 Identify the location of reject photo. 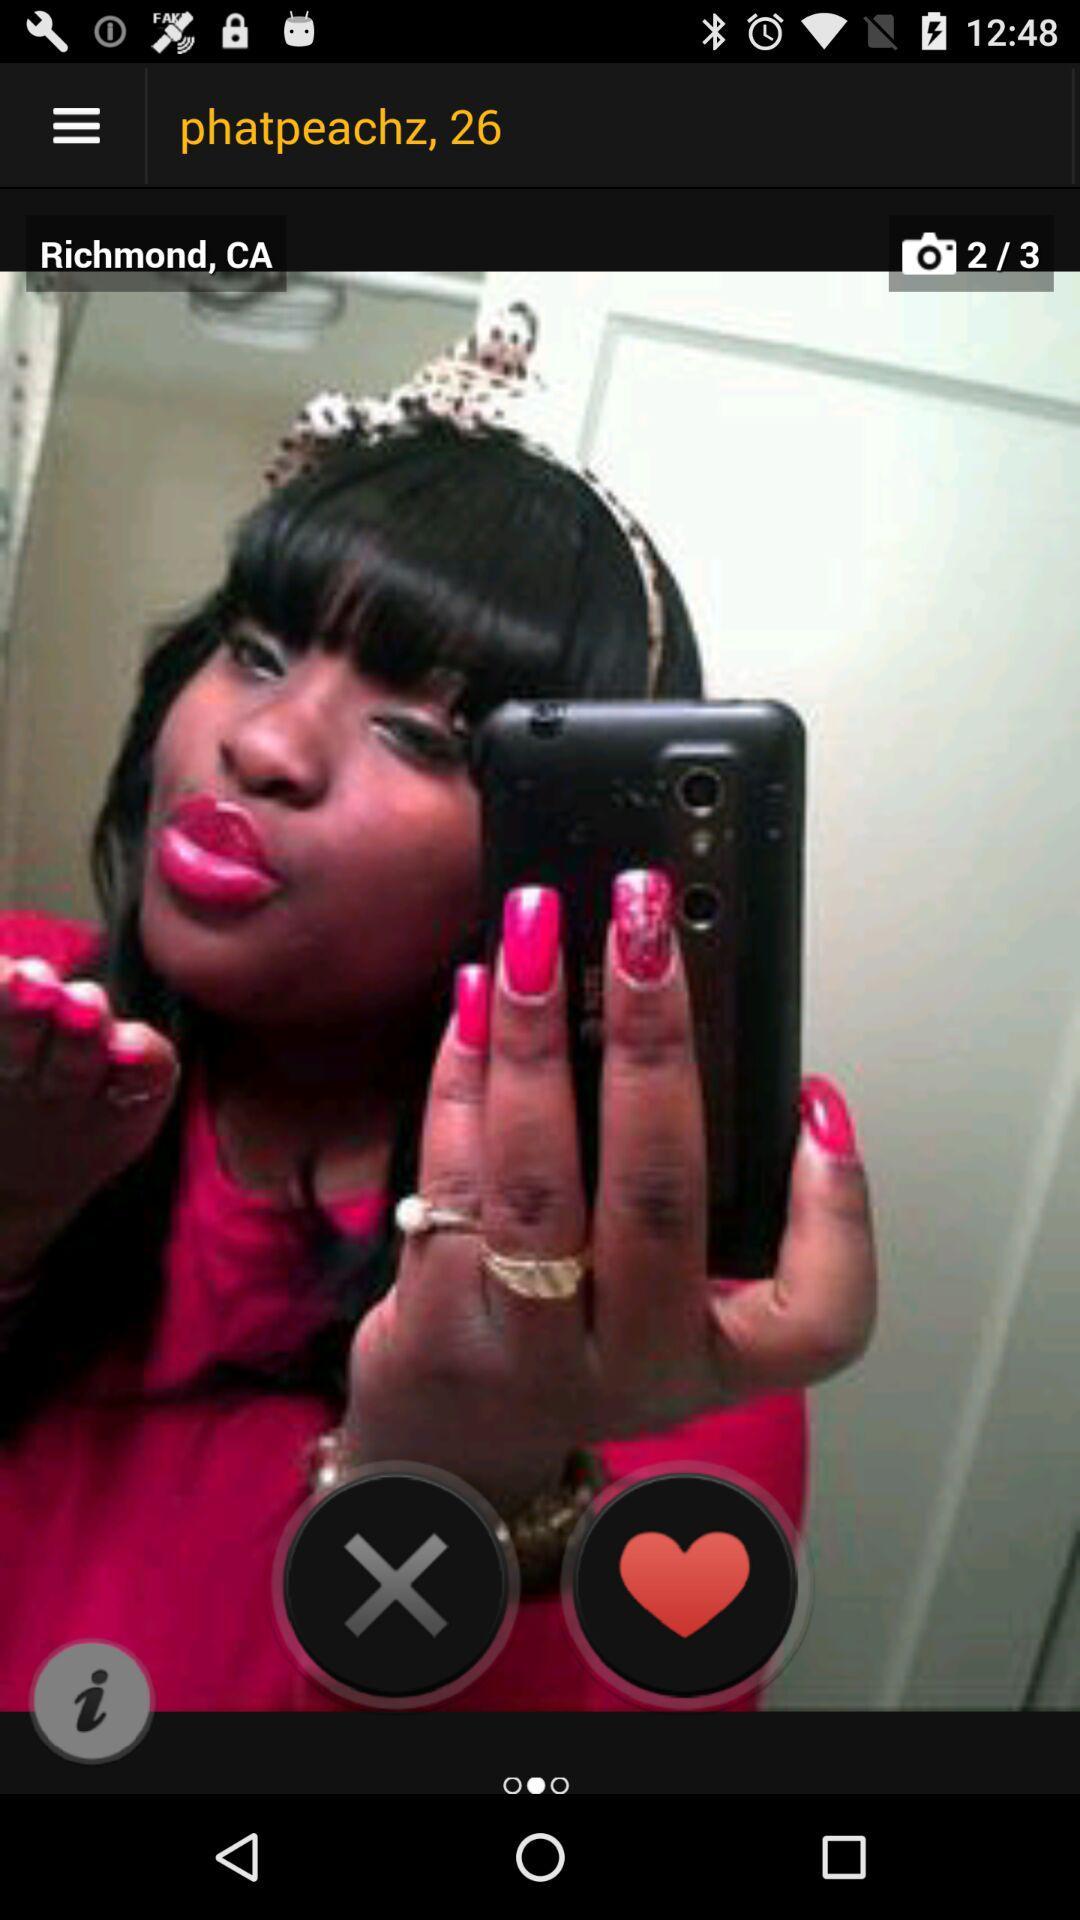
(395, 1583).